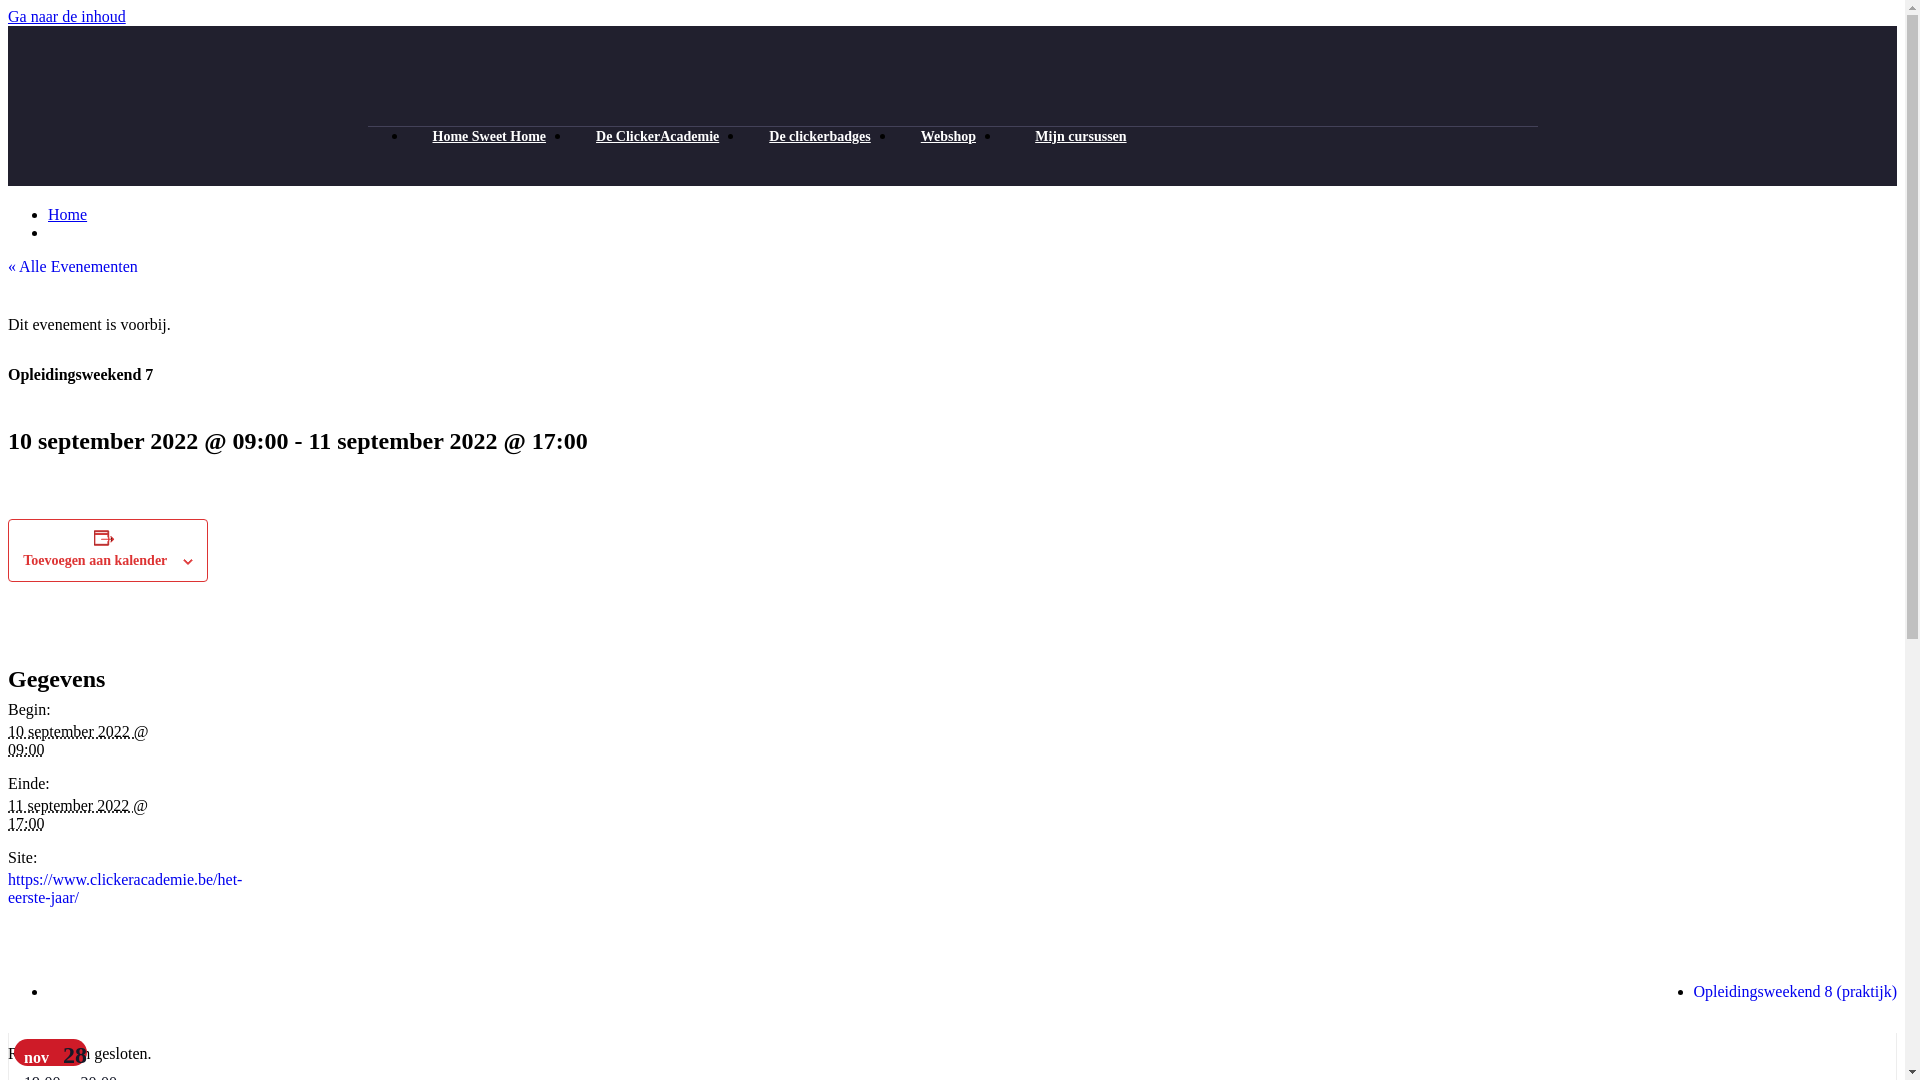  I want to click on 'Home Sweet Home', so click(489, 135).